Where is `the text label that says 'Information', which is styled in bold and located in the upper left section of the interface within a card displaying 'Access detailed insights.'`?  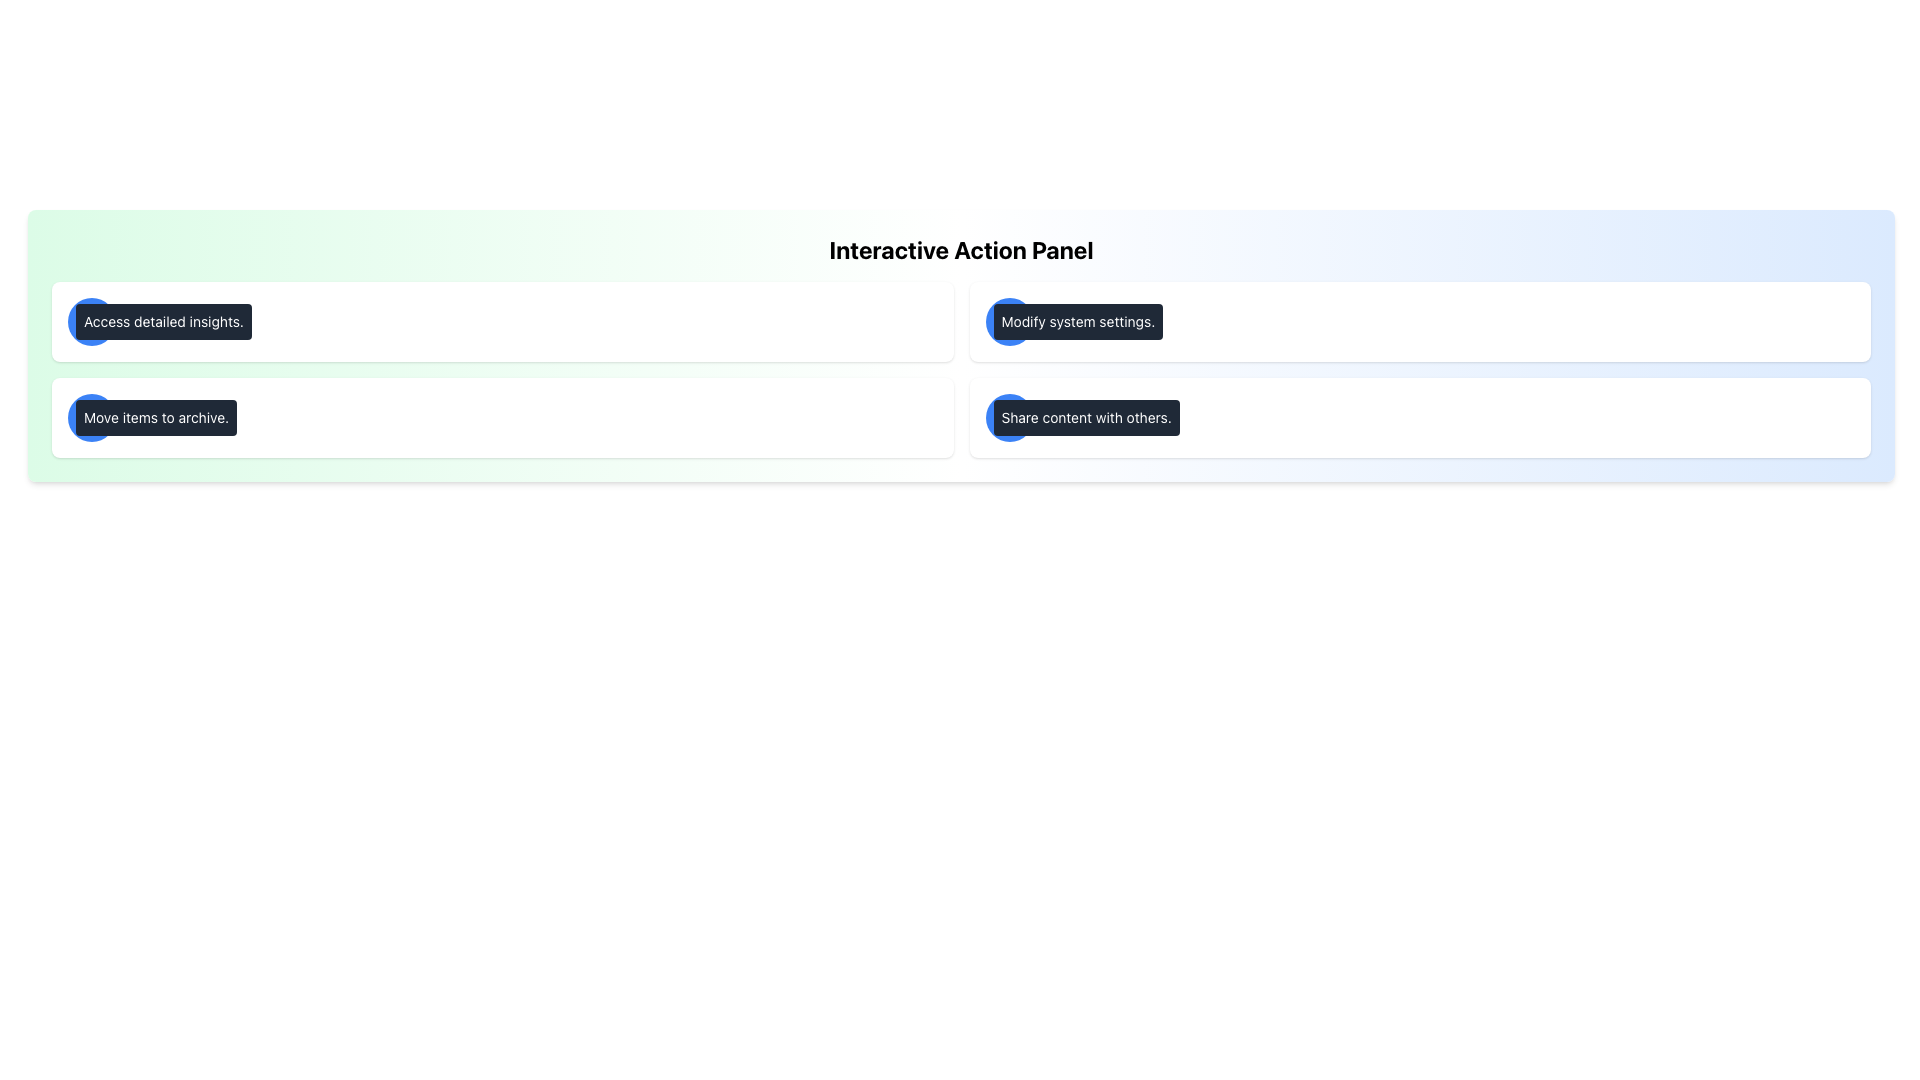 the text label that says 'Information', which is styled in bold and located in the upper left section of the interface within a card displaying 'Access detailed insights.' is located at coordinates (180, 320).